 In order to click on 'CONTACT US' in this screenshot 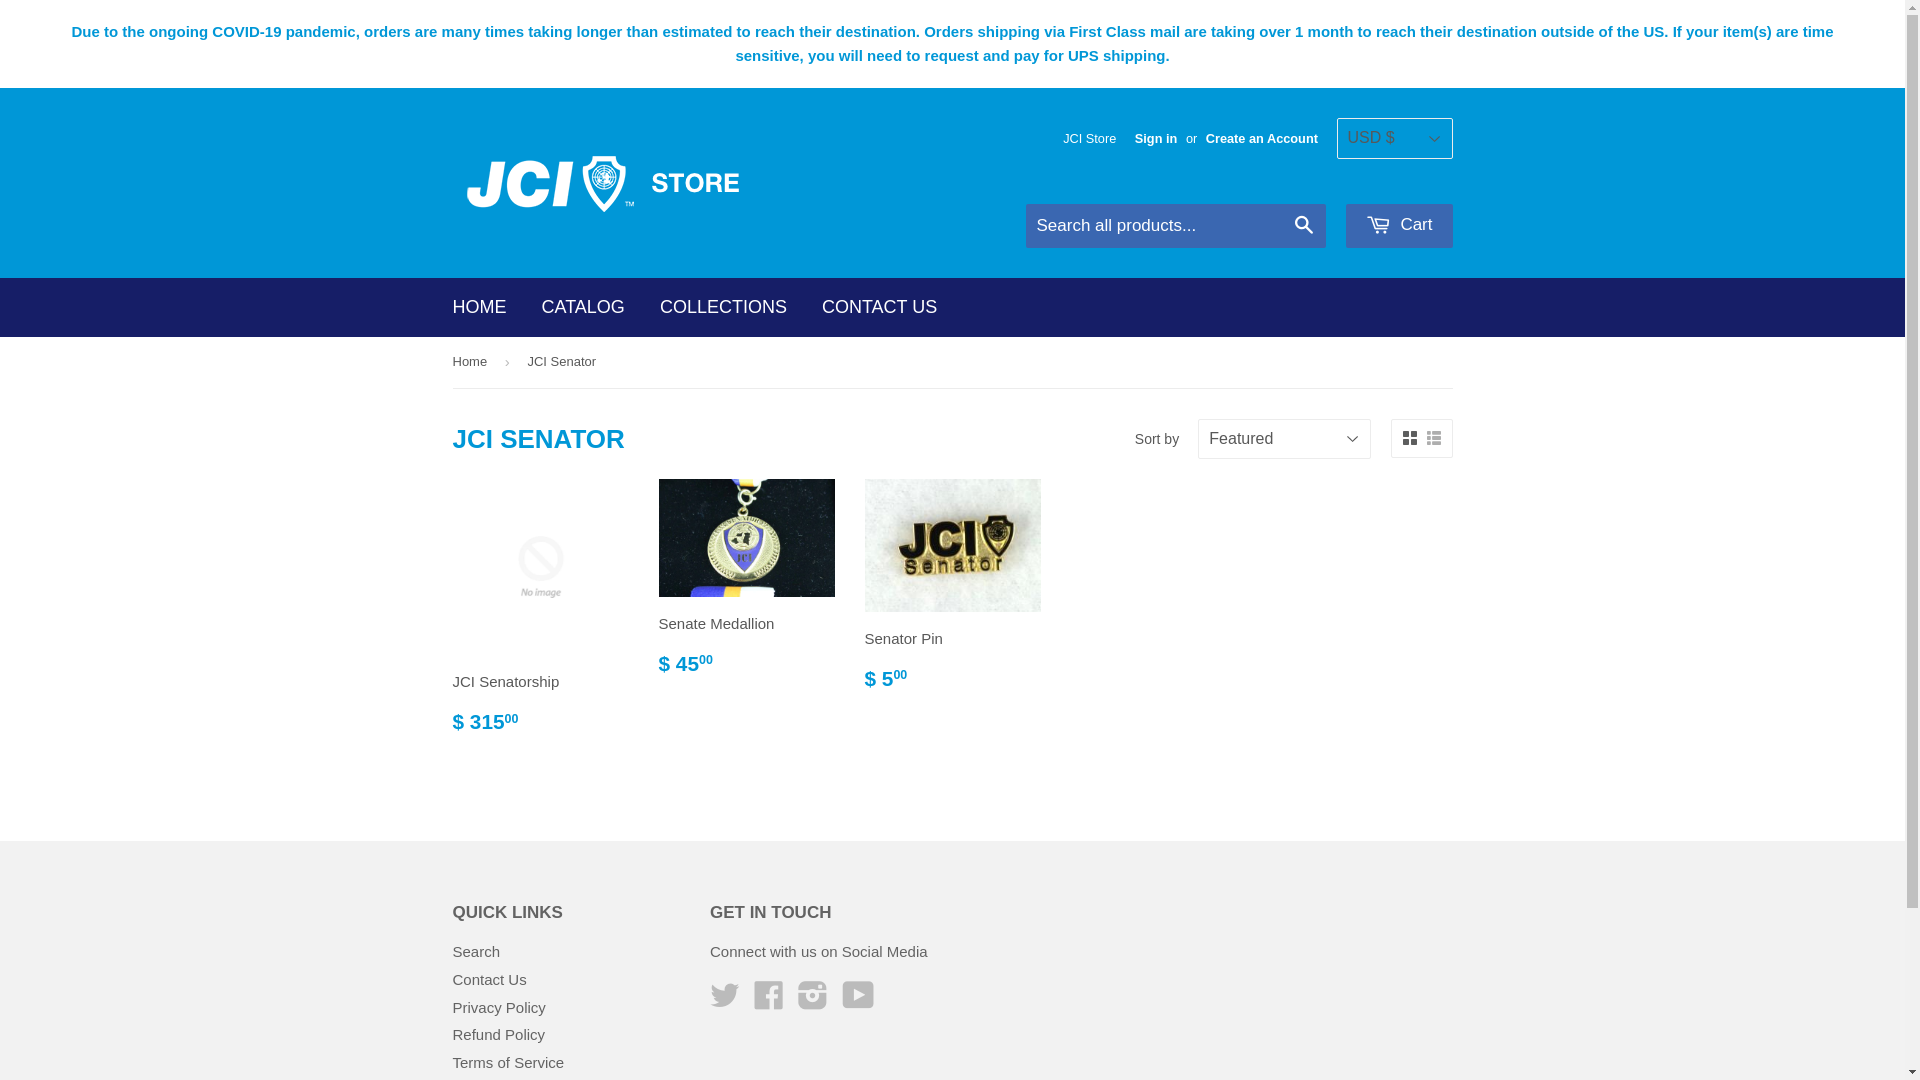, I will do `click(879, 307)`.